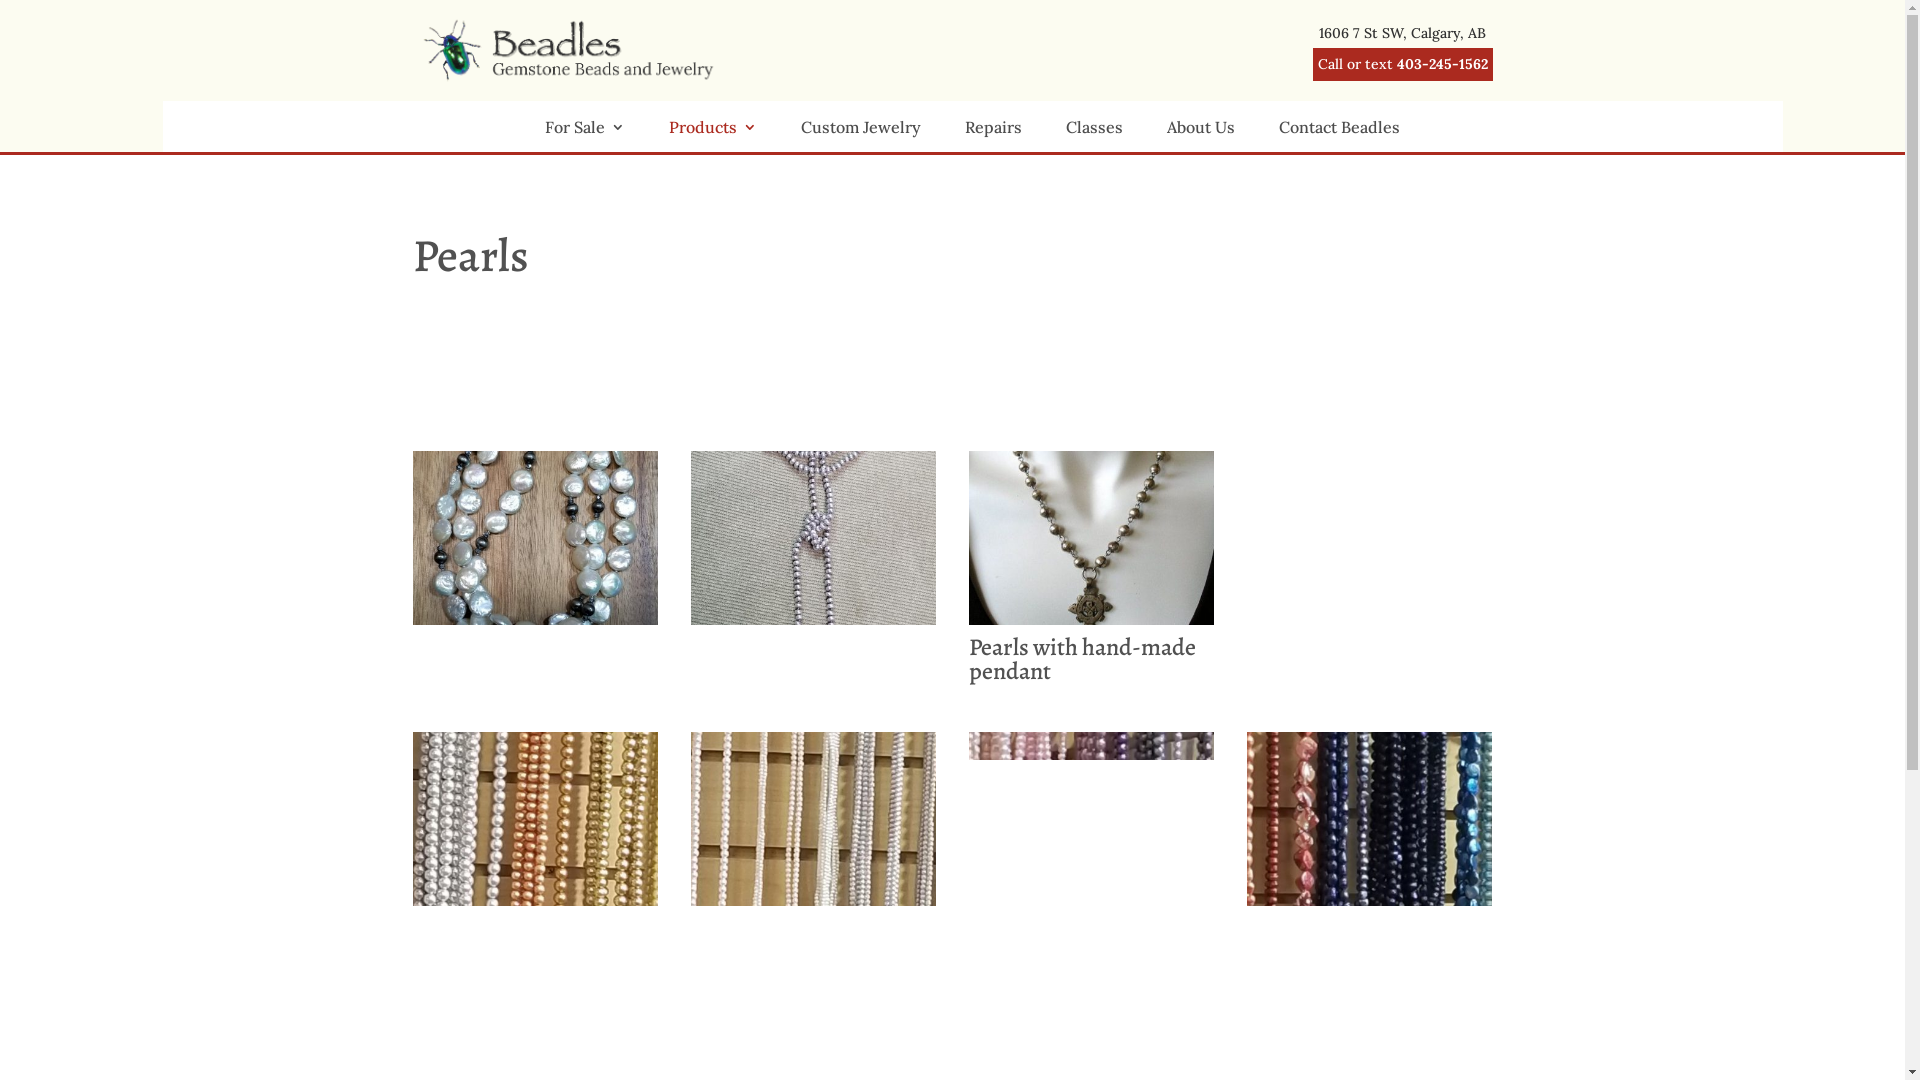 Image resolution: width=1920 pixels, height=1080 pixels. Describe the element at coordinates (993, 135) in the screenshot. I see `'Repairs'` at that location.